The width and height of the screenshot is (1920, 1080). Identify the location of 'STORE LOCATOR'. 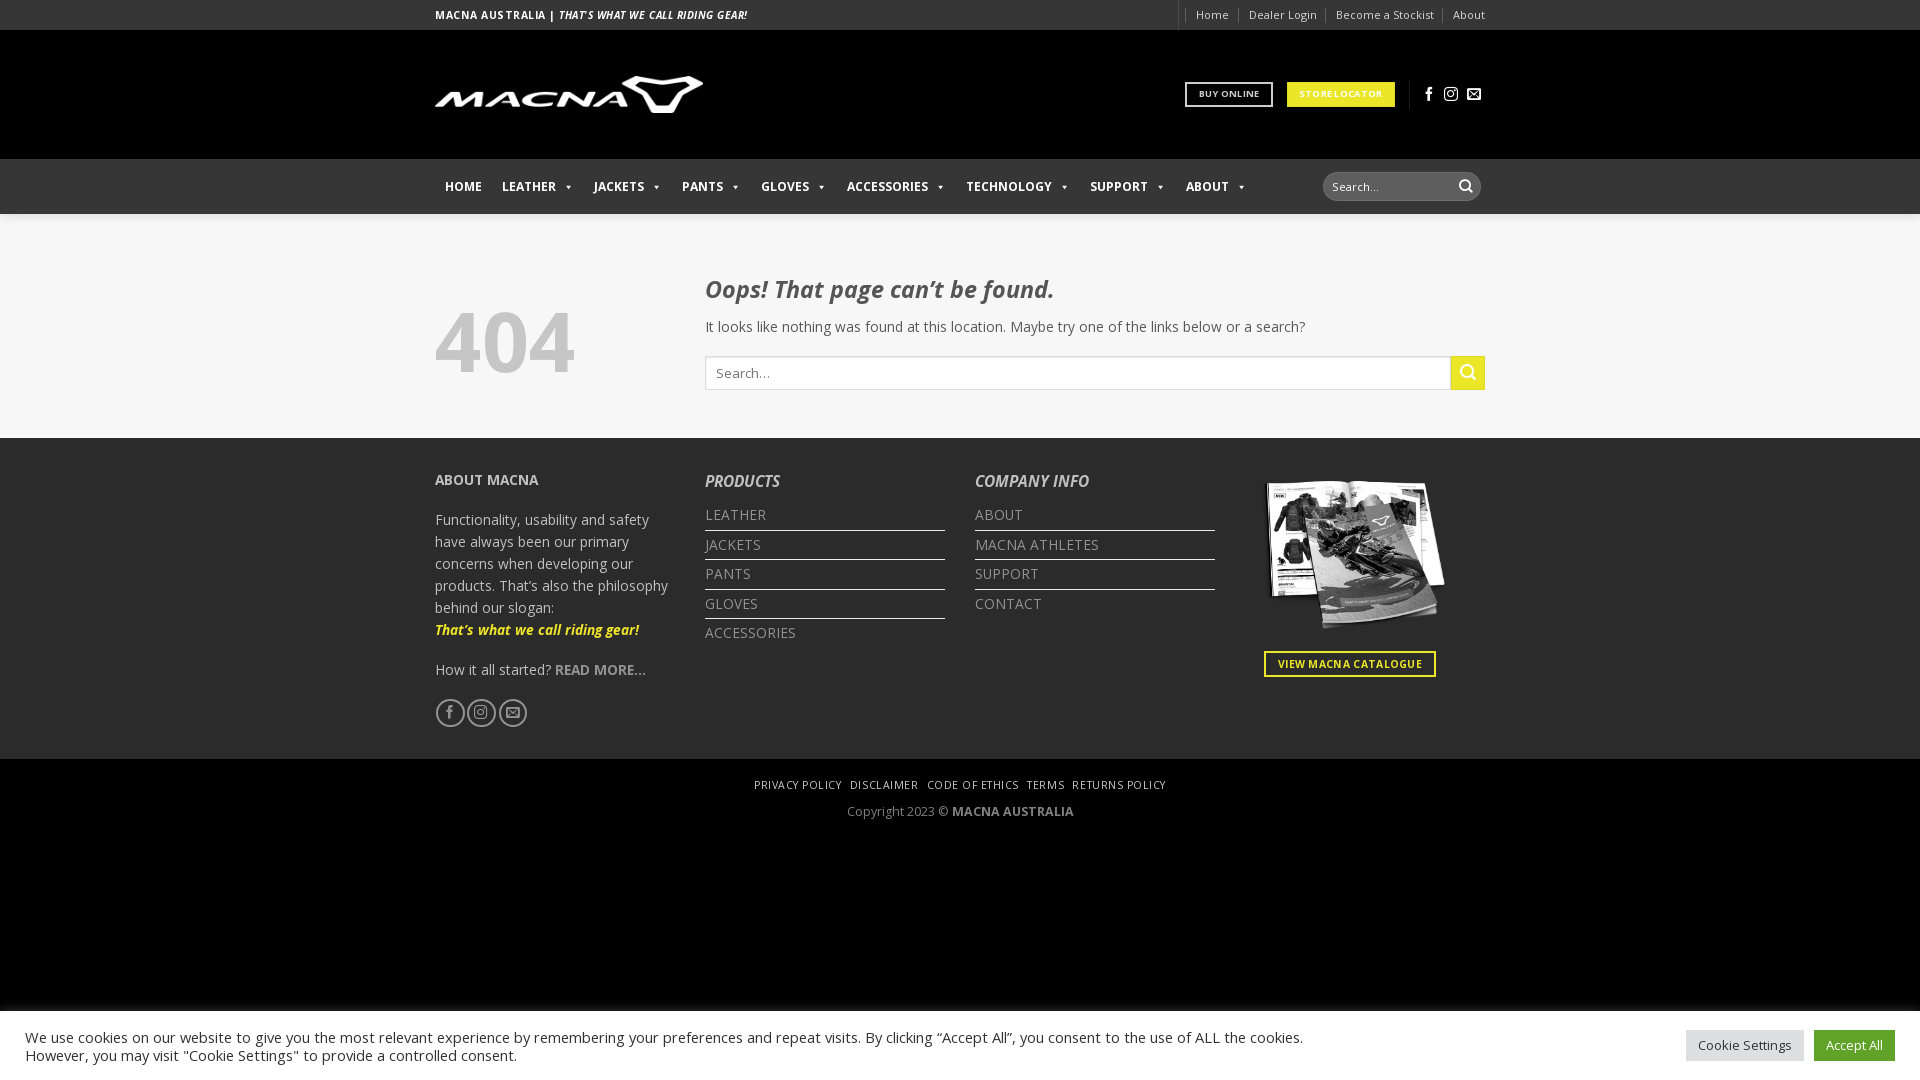
(1340, 93).